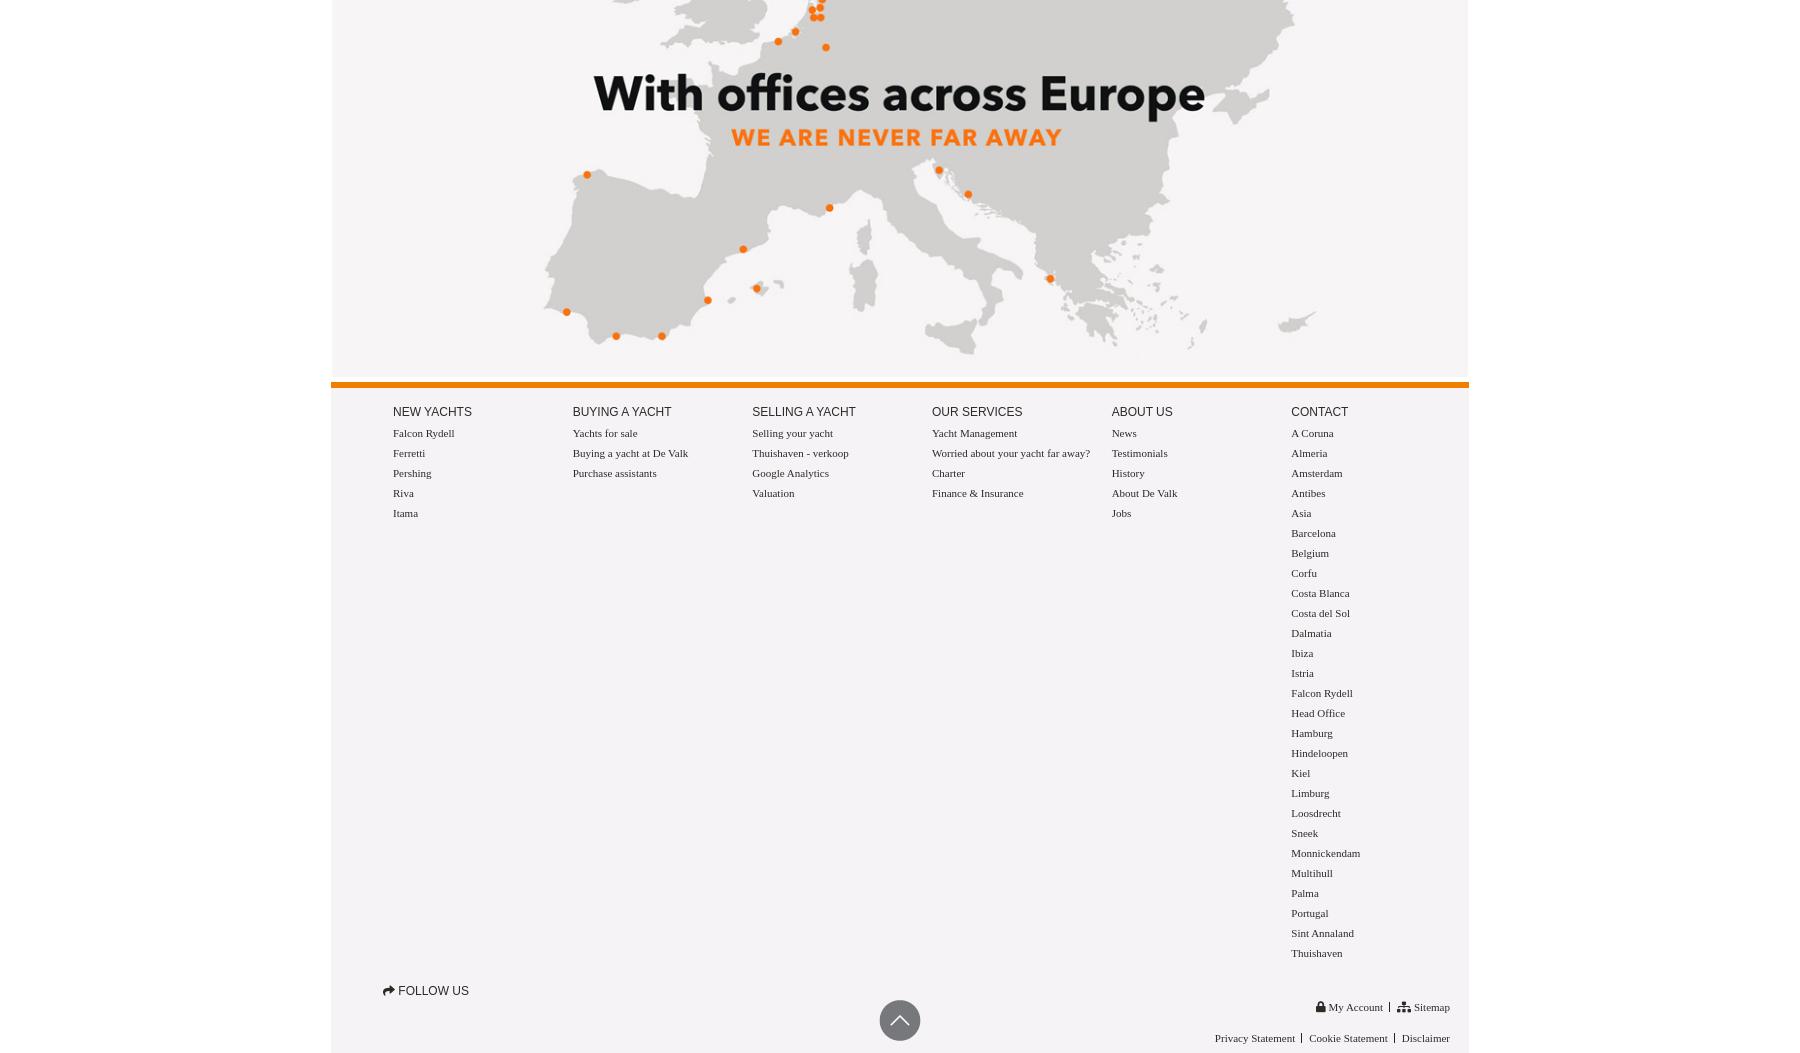  Describe the element at coordinates (392, 472) in the screenshot. I see `'Pershing'` at that location.